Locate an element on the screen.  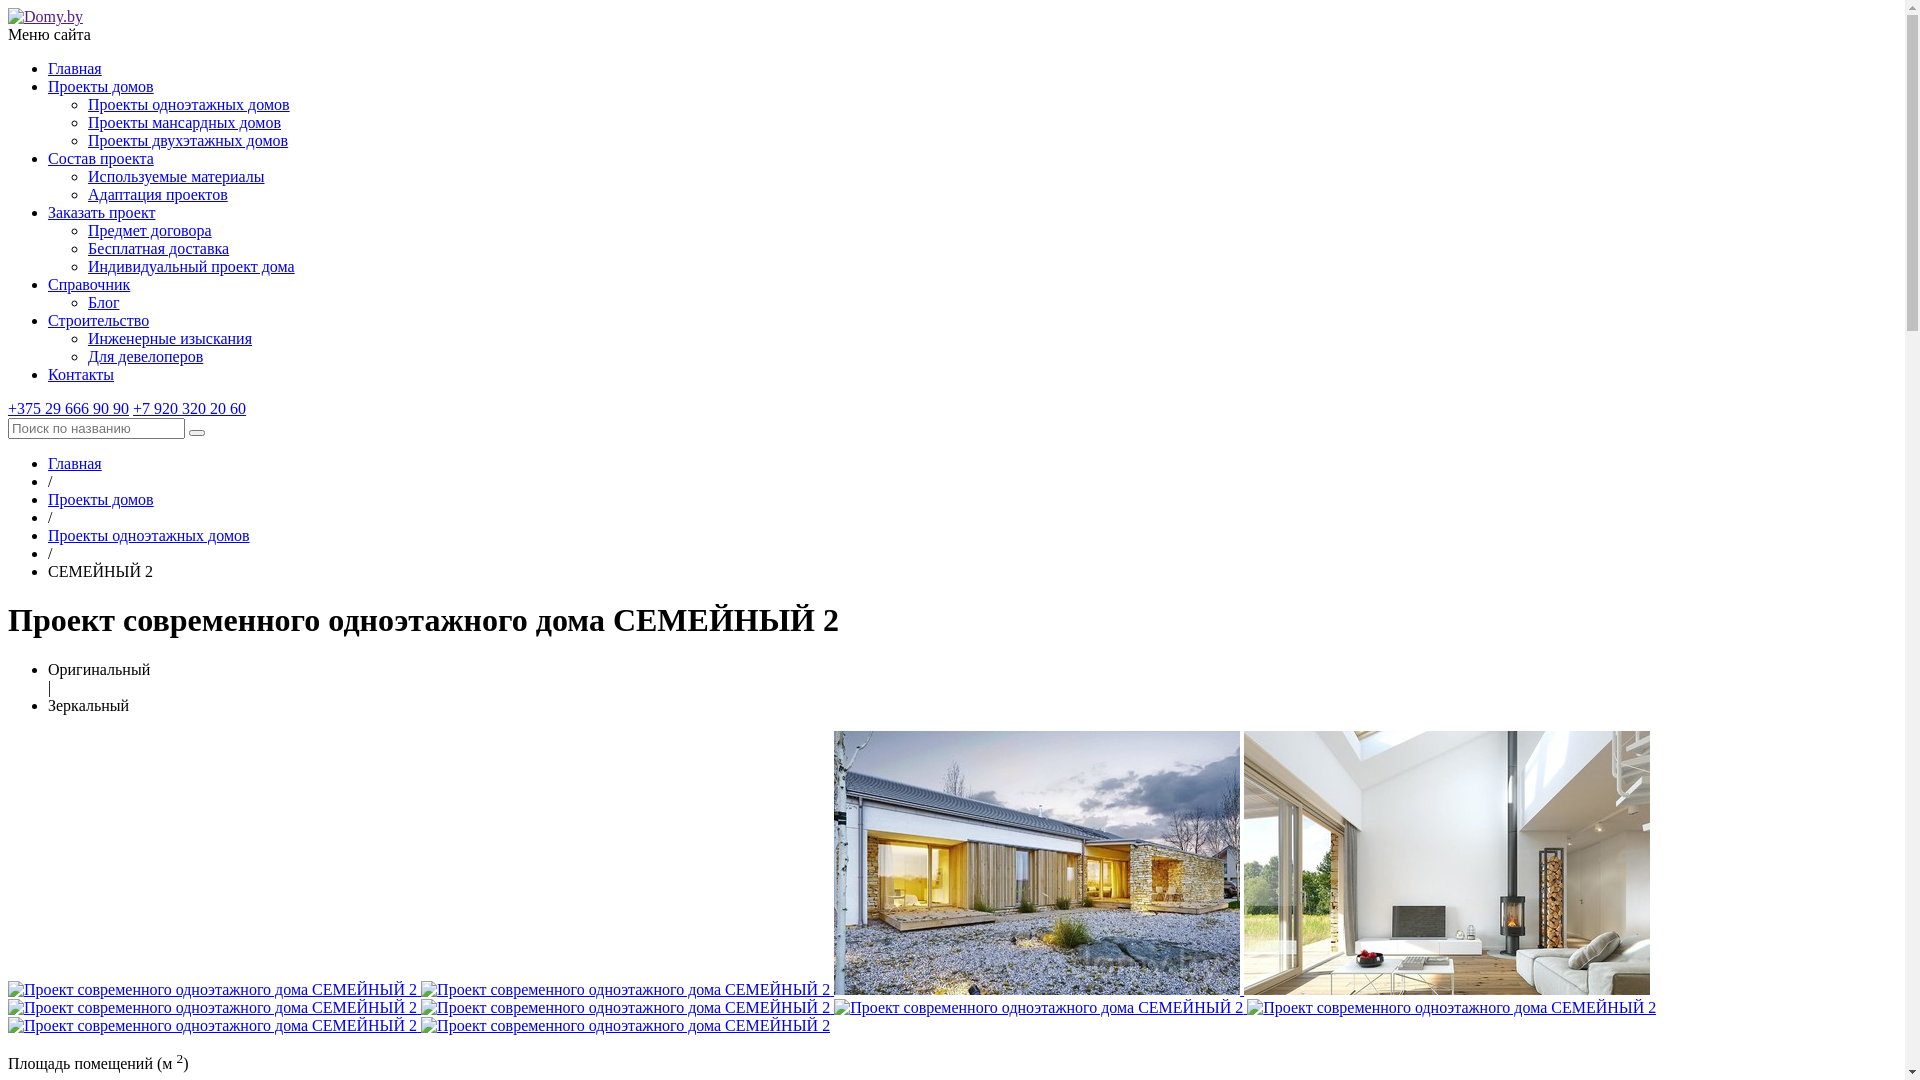
'+7 920 320 20 60' is located at coordinates (189, 407).